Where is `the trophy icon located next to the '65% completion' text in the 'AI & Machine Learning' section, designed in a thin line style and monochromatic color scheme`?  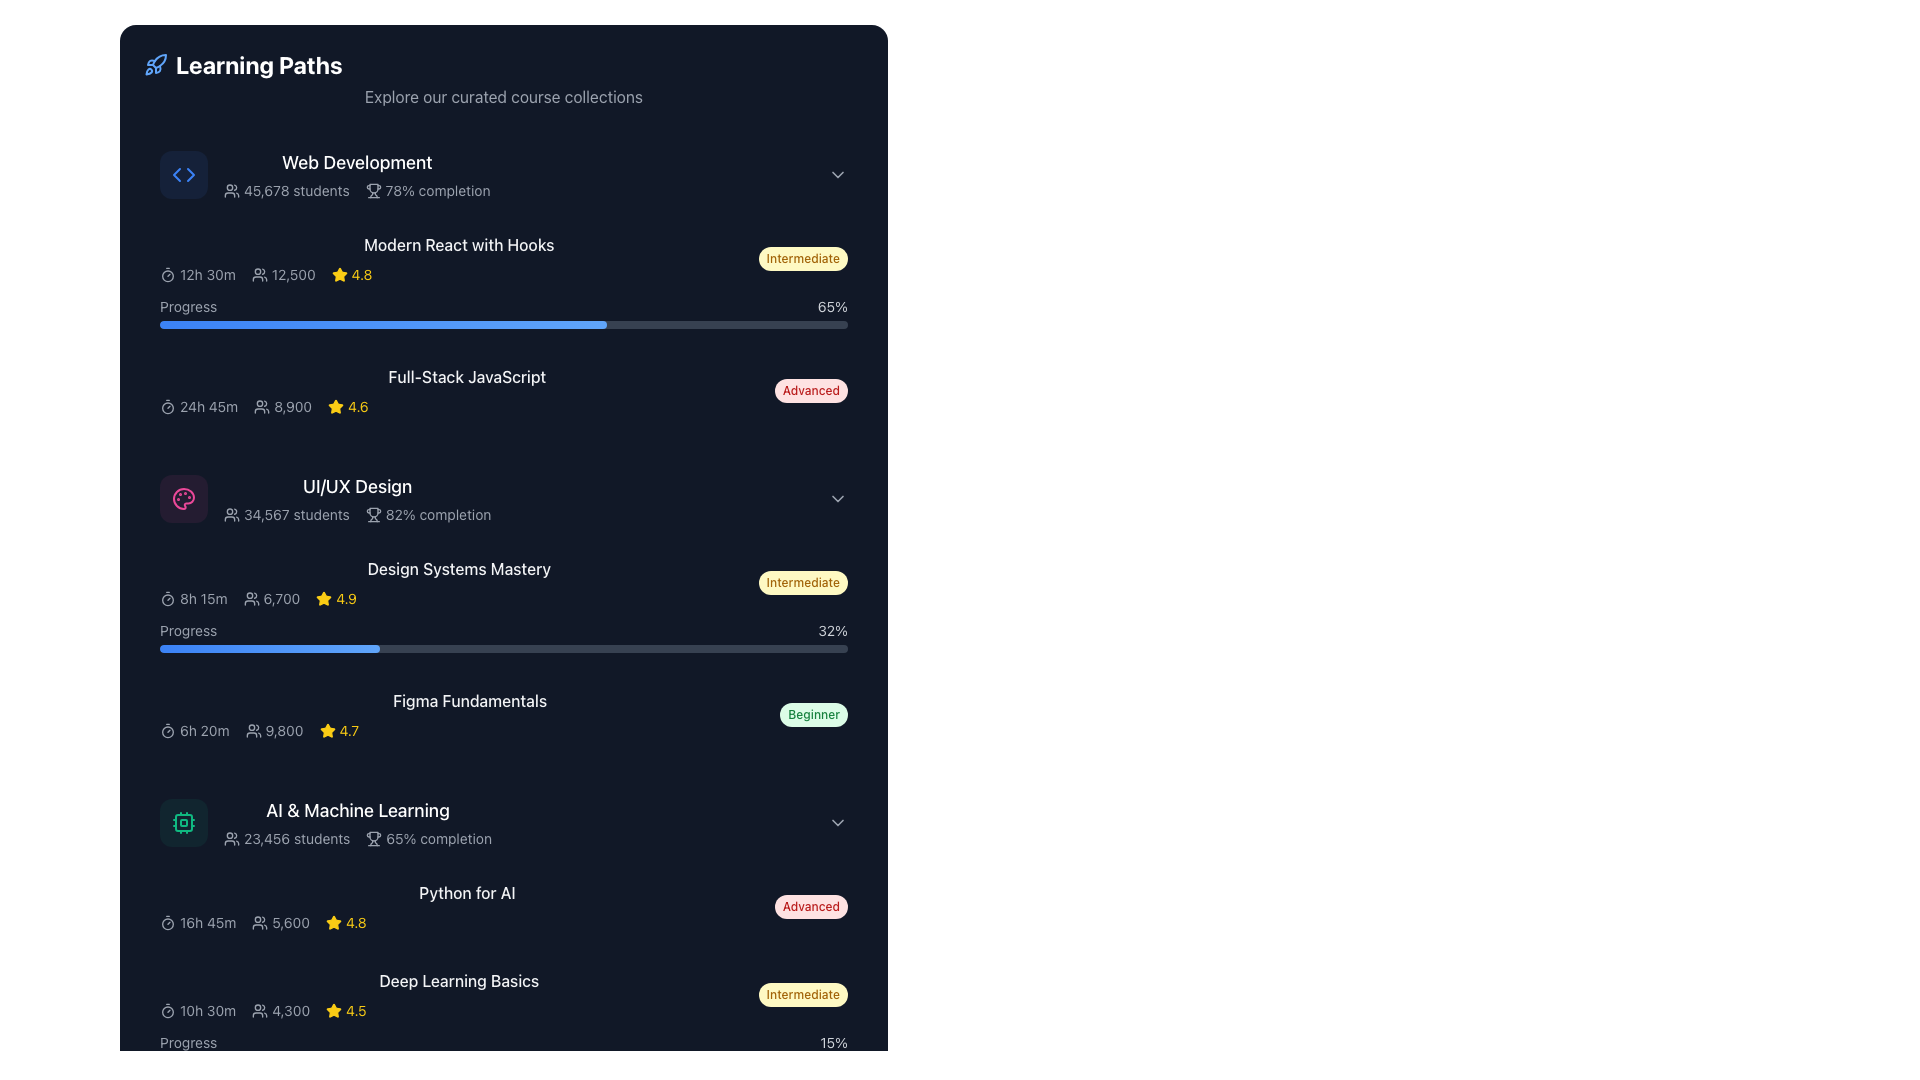
the trophy icon located next to the '65% completion' text in the 'AI & Machine Learning' section, designed in a thin line style and monochromatic color scheme is located at coordinates (374, 836).